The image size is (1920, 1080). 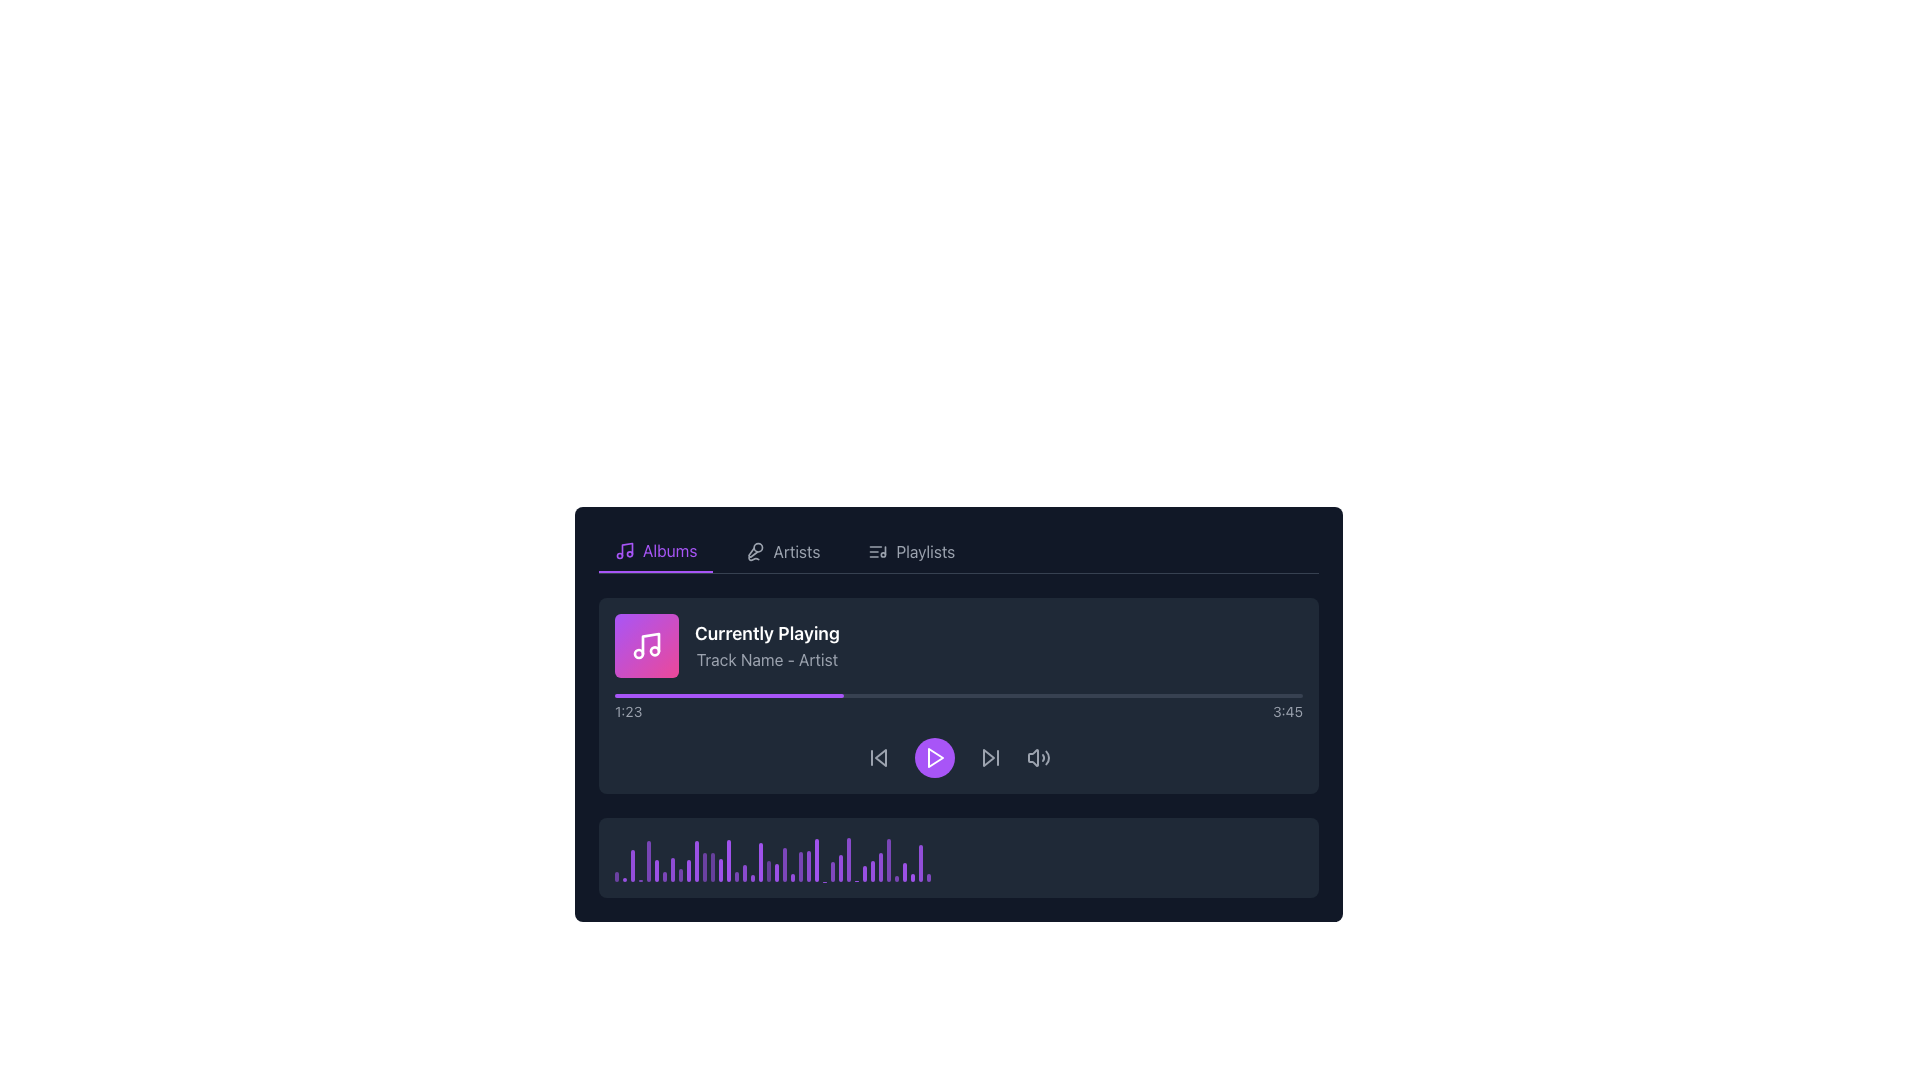 What do you see at coordinates (958, 856) in the screenshot?
I see `the graphical visualization component resembling a sound wave, which is represented by vertical purple bars on a dark gray background, located at the bottom of the music playback interface` at bounding box center [958, 856].